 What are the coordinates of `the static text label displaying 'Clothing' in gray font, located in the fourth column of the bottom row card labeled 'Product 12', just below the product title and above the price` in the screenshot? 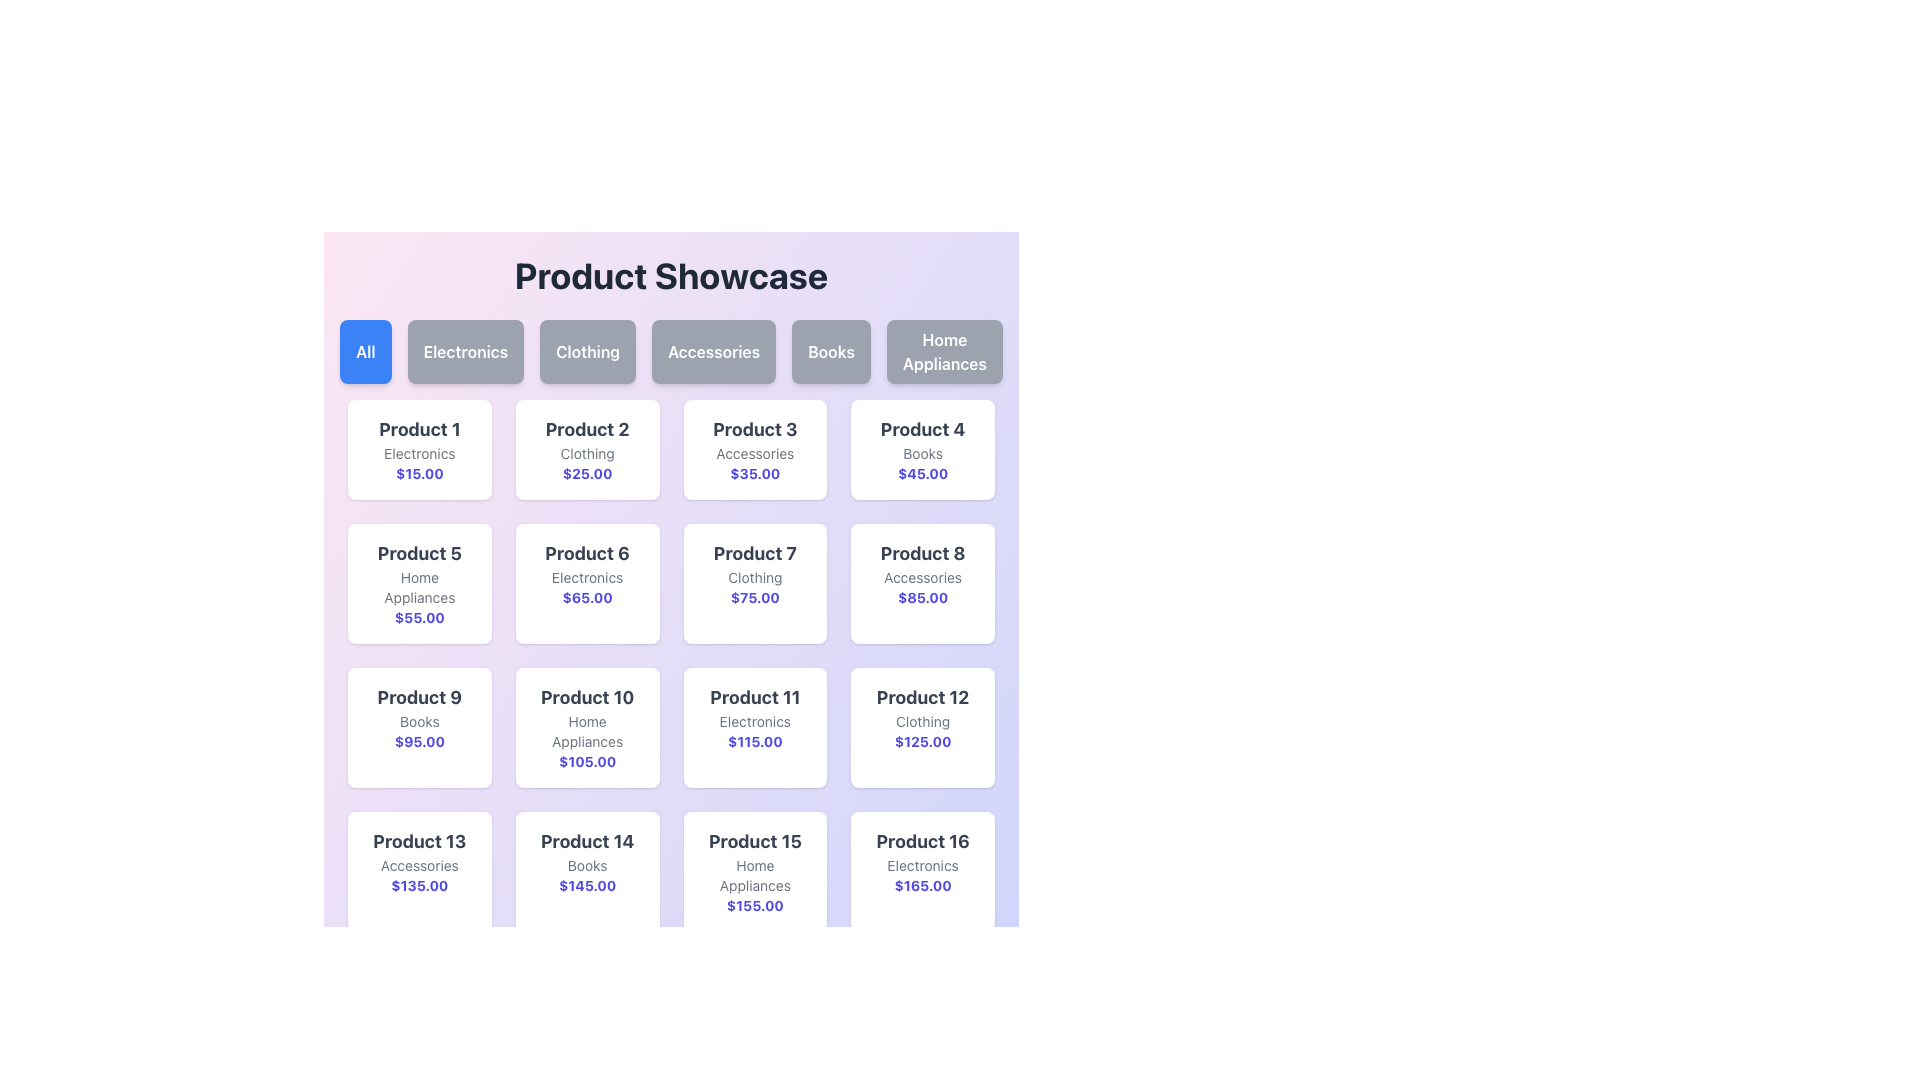 It's located at (922, 721).